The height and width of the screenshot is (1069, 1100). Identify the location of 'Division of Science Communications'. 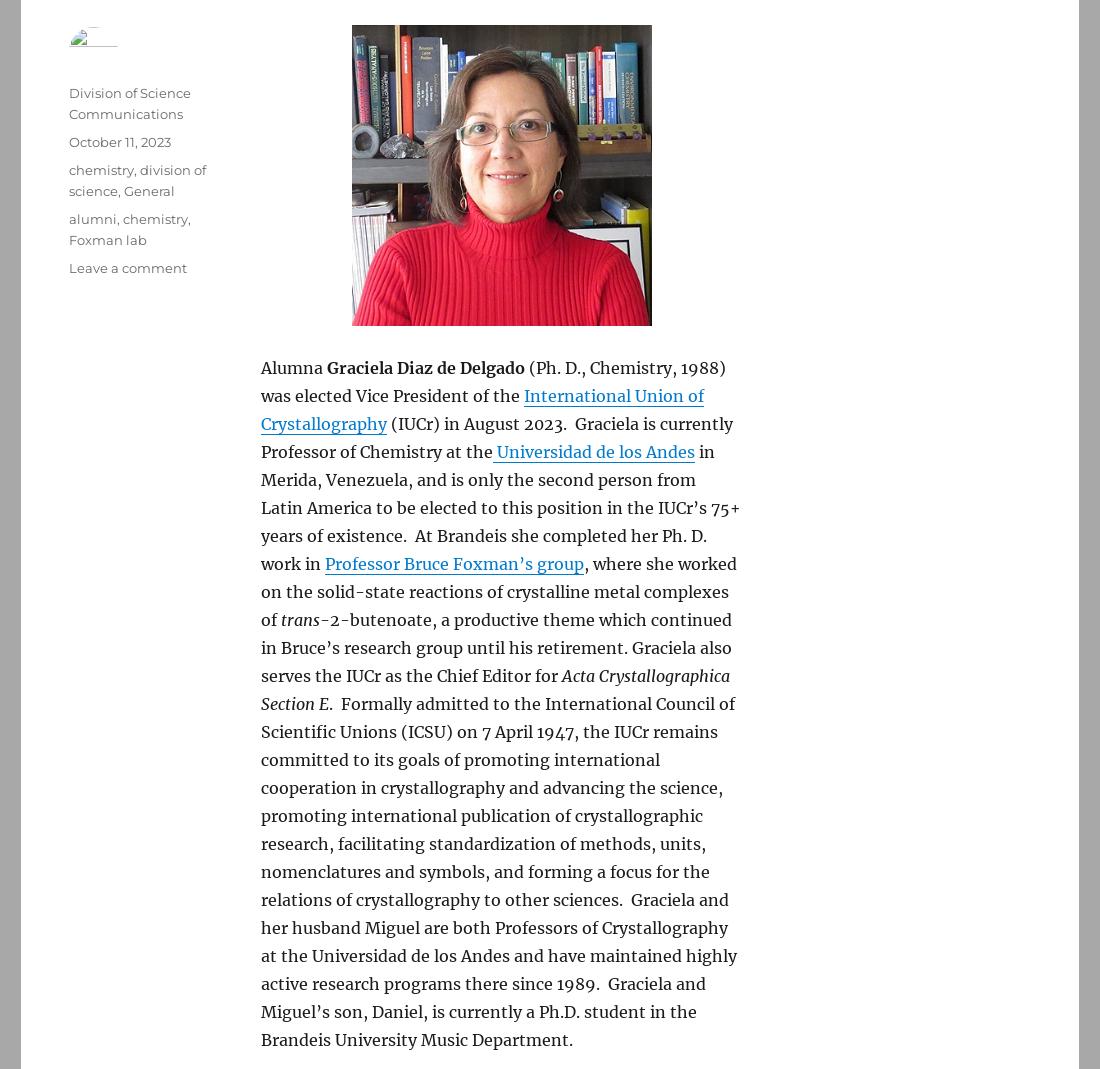
(67, 102).